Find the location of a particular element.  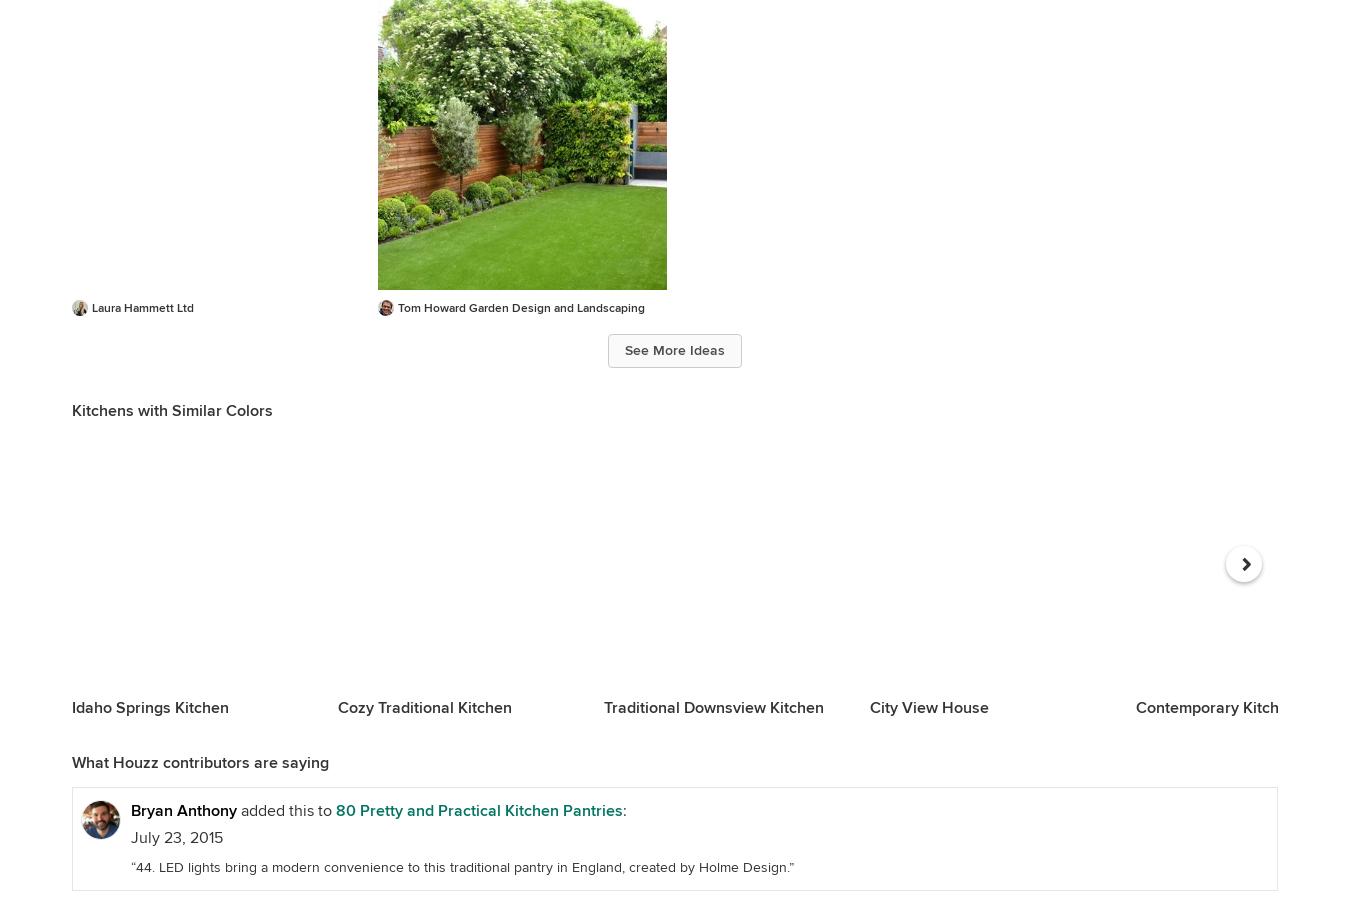

'What Houzz contributors are saying' is located at coordinates (200, 763).